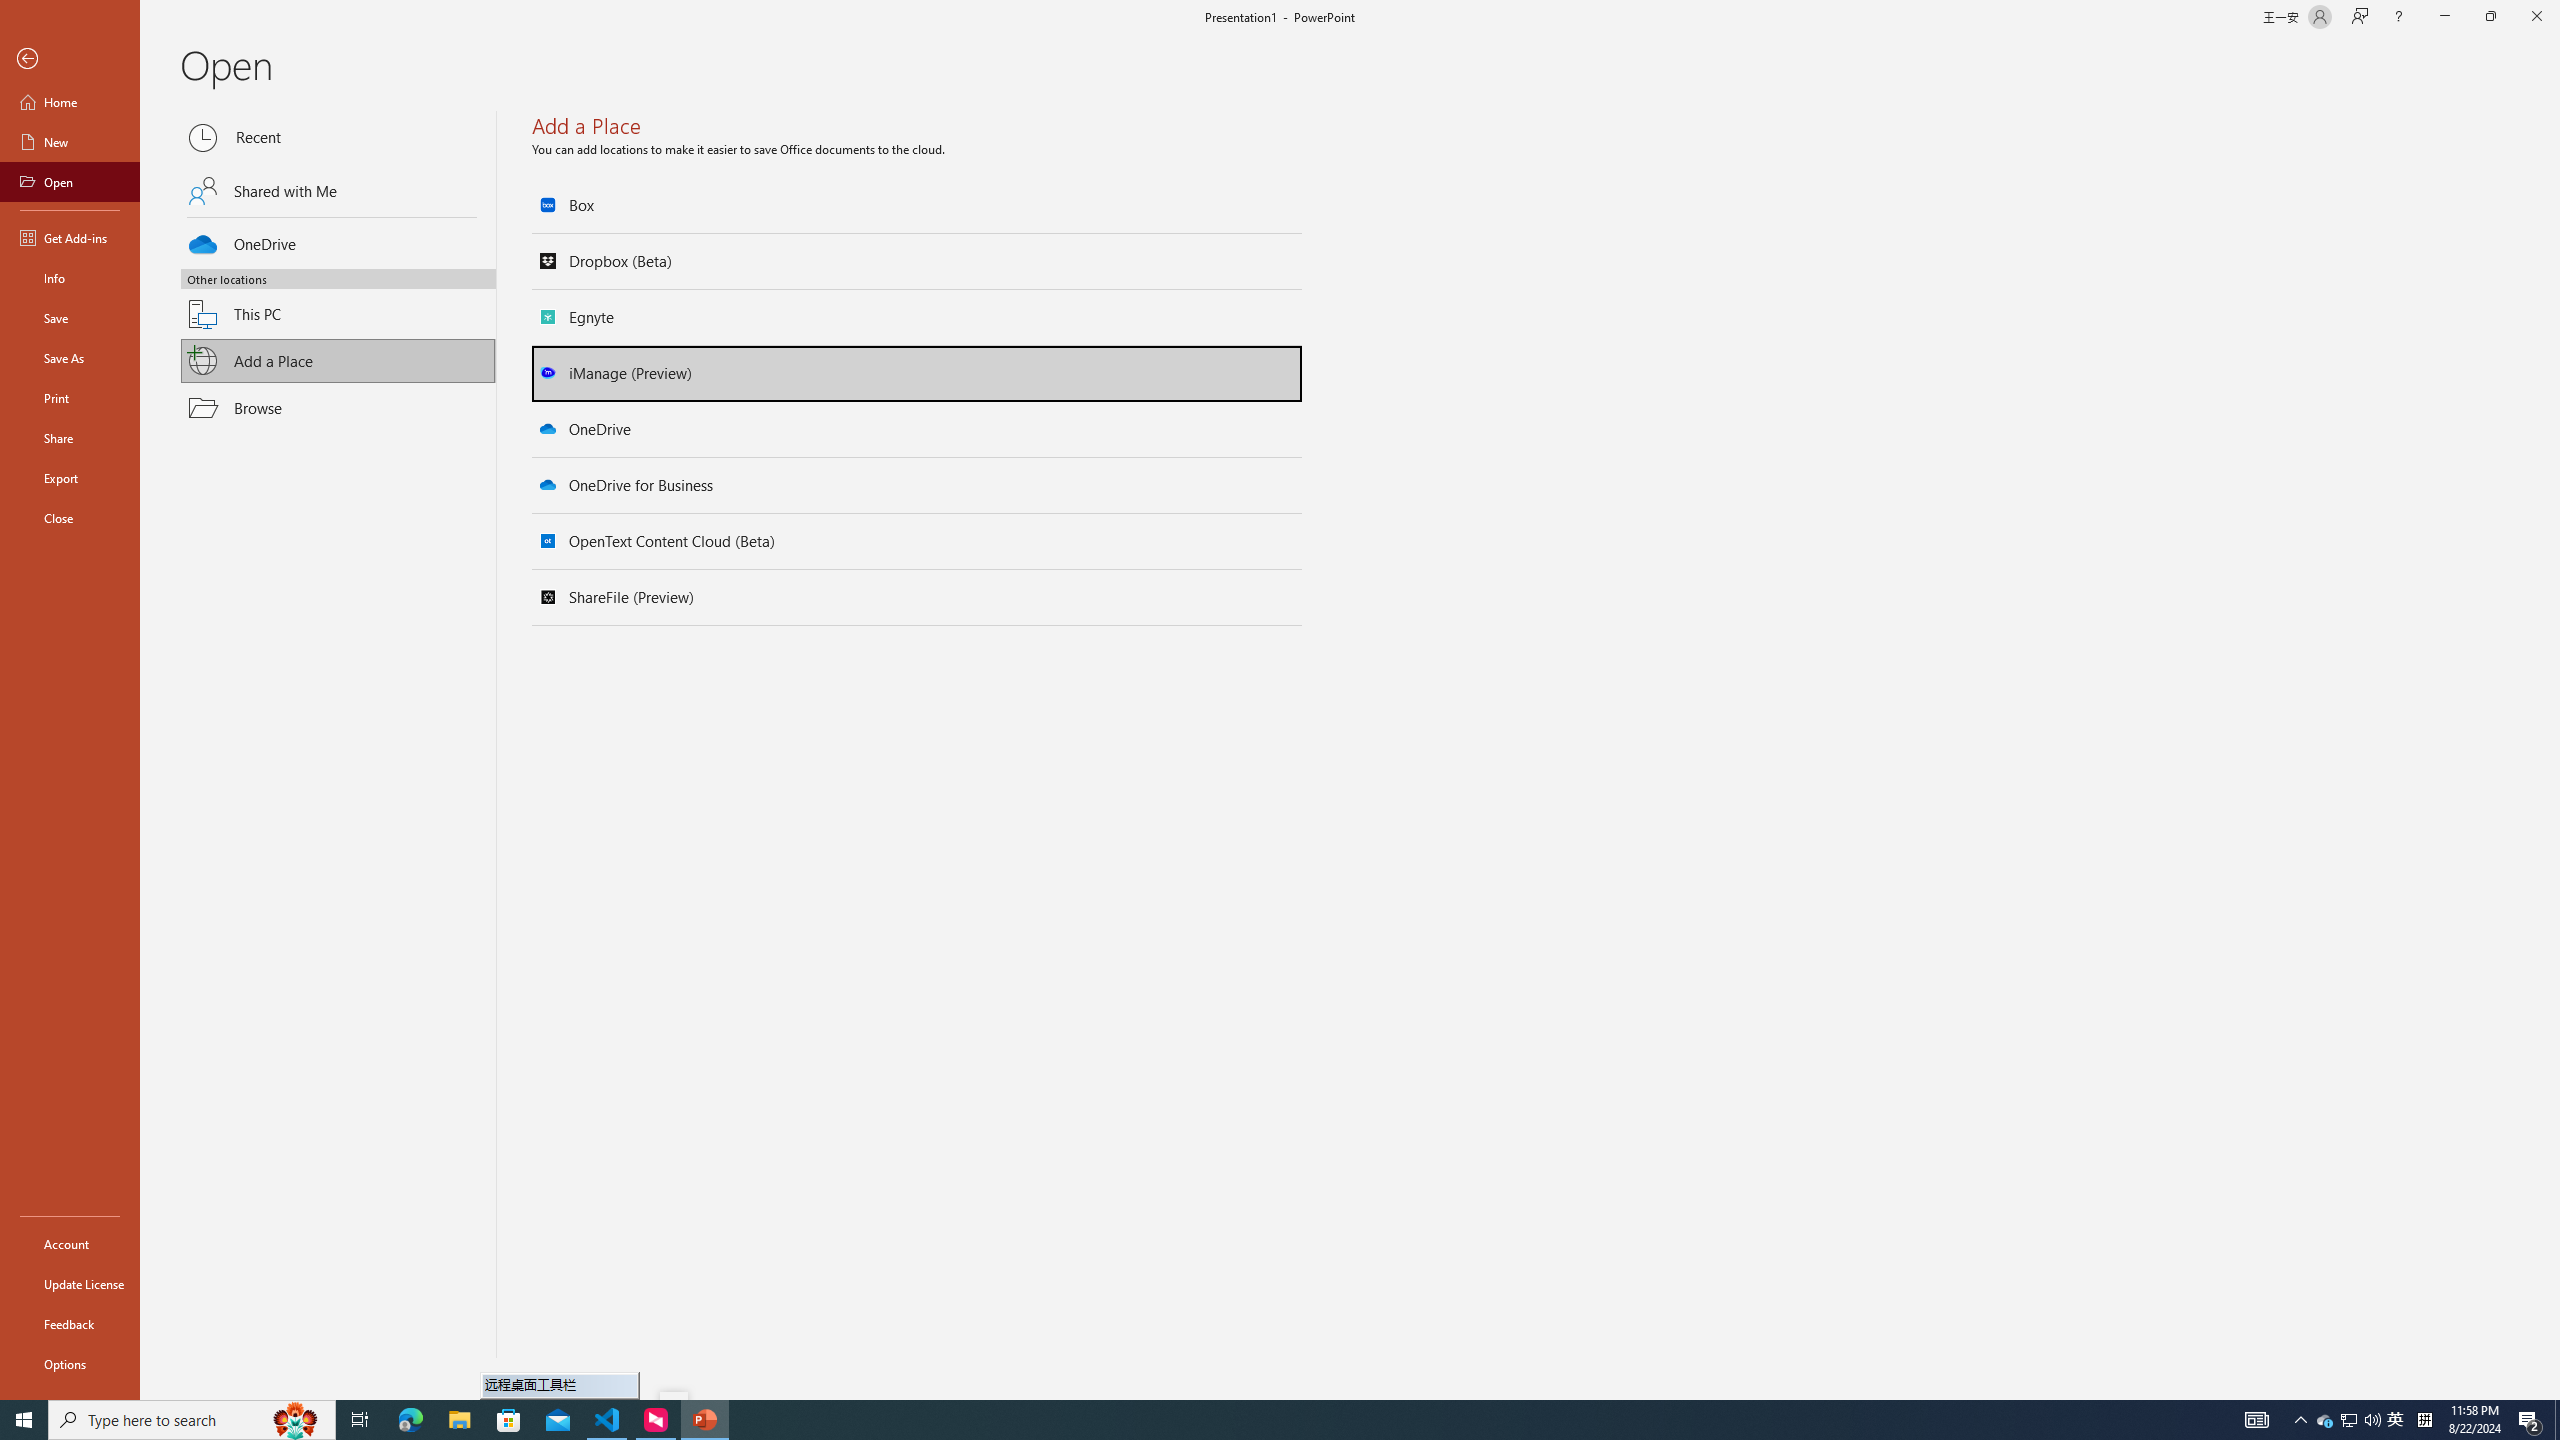 The height and width of the screenshot is (1440, 2560). I want to click on 'Options', so click(69, 1363).